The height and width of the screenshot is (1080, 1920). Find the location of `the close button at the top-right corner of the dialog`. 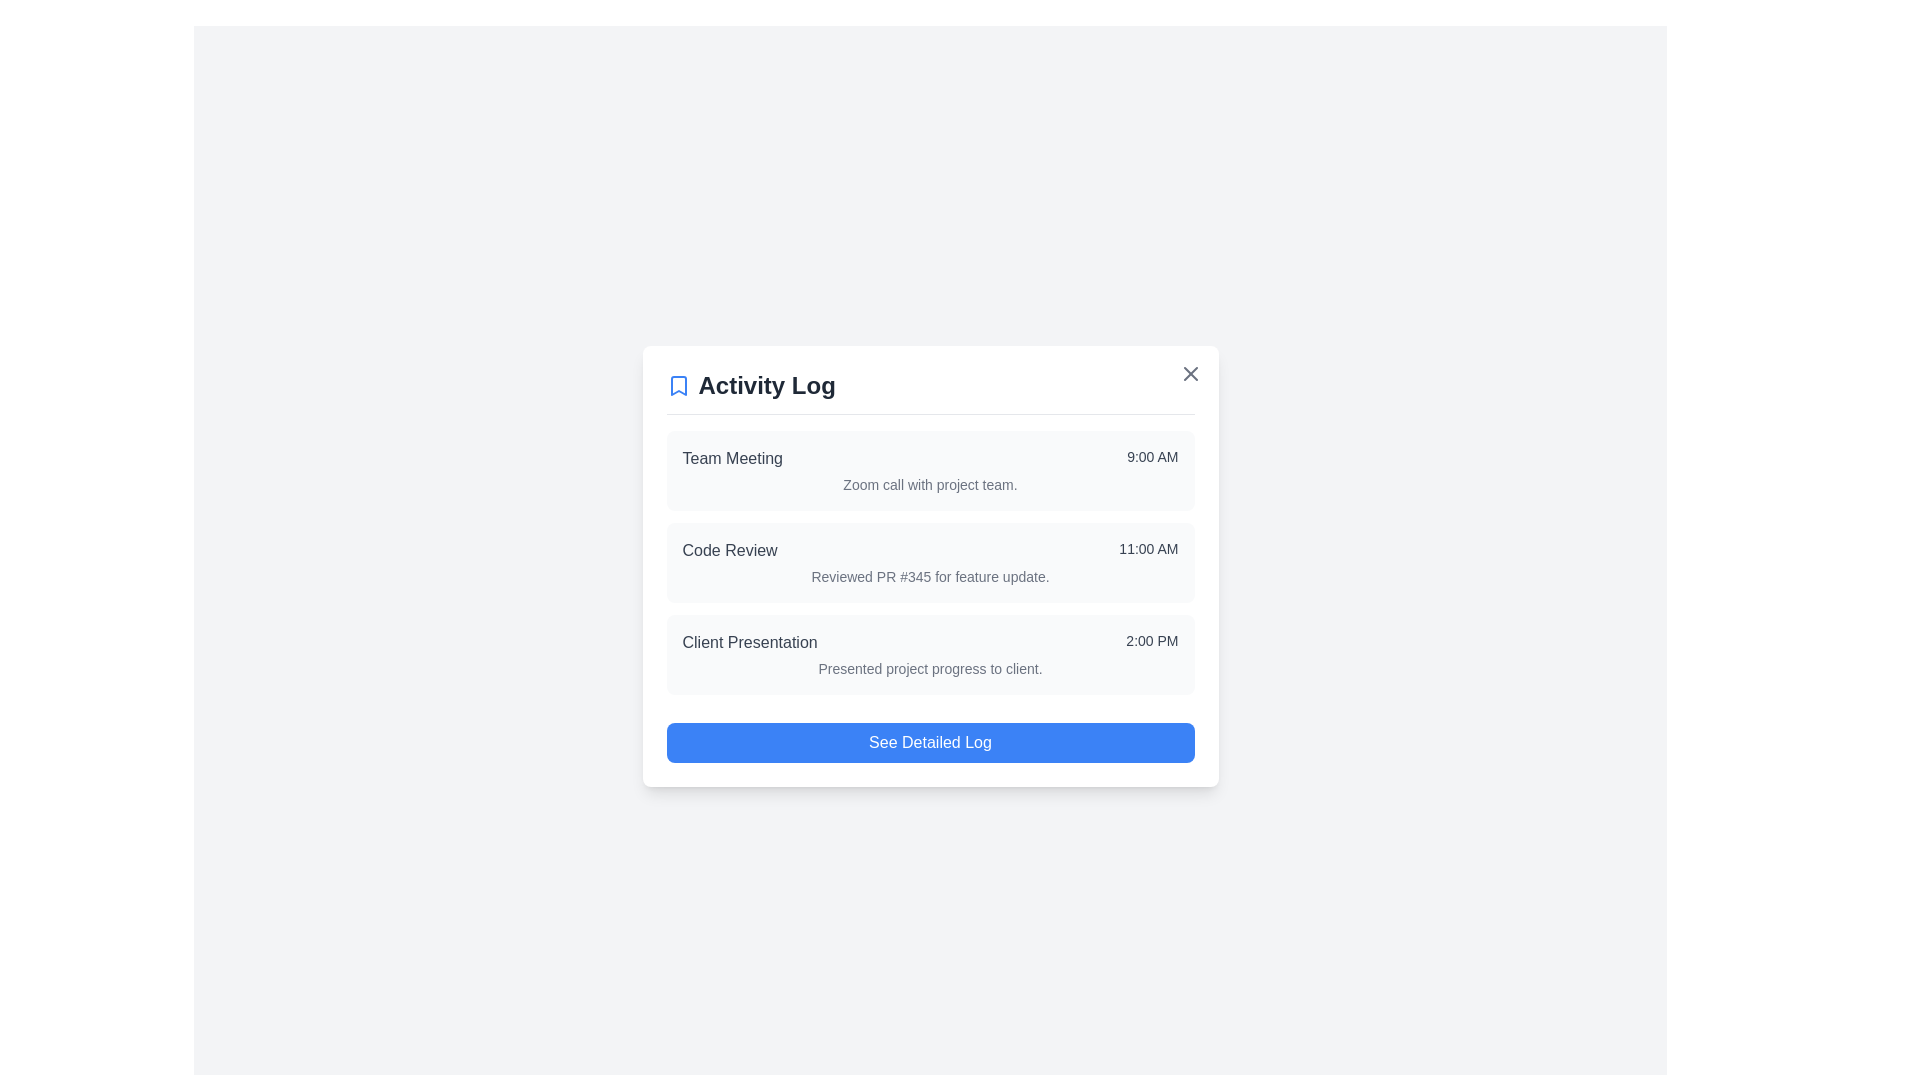

the close button at the top-right corner of the dialog is located at coordinates (1190, 373).